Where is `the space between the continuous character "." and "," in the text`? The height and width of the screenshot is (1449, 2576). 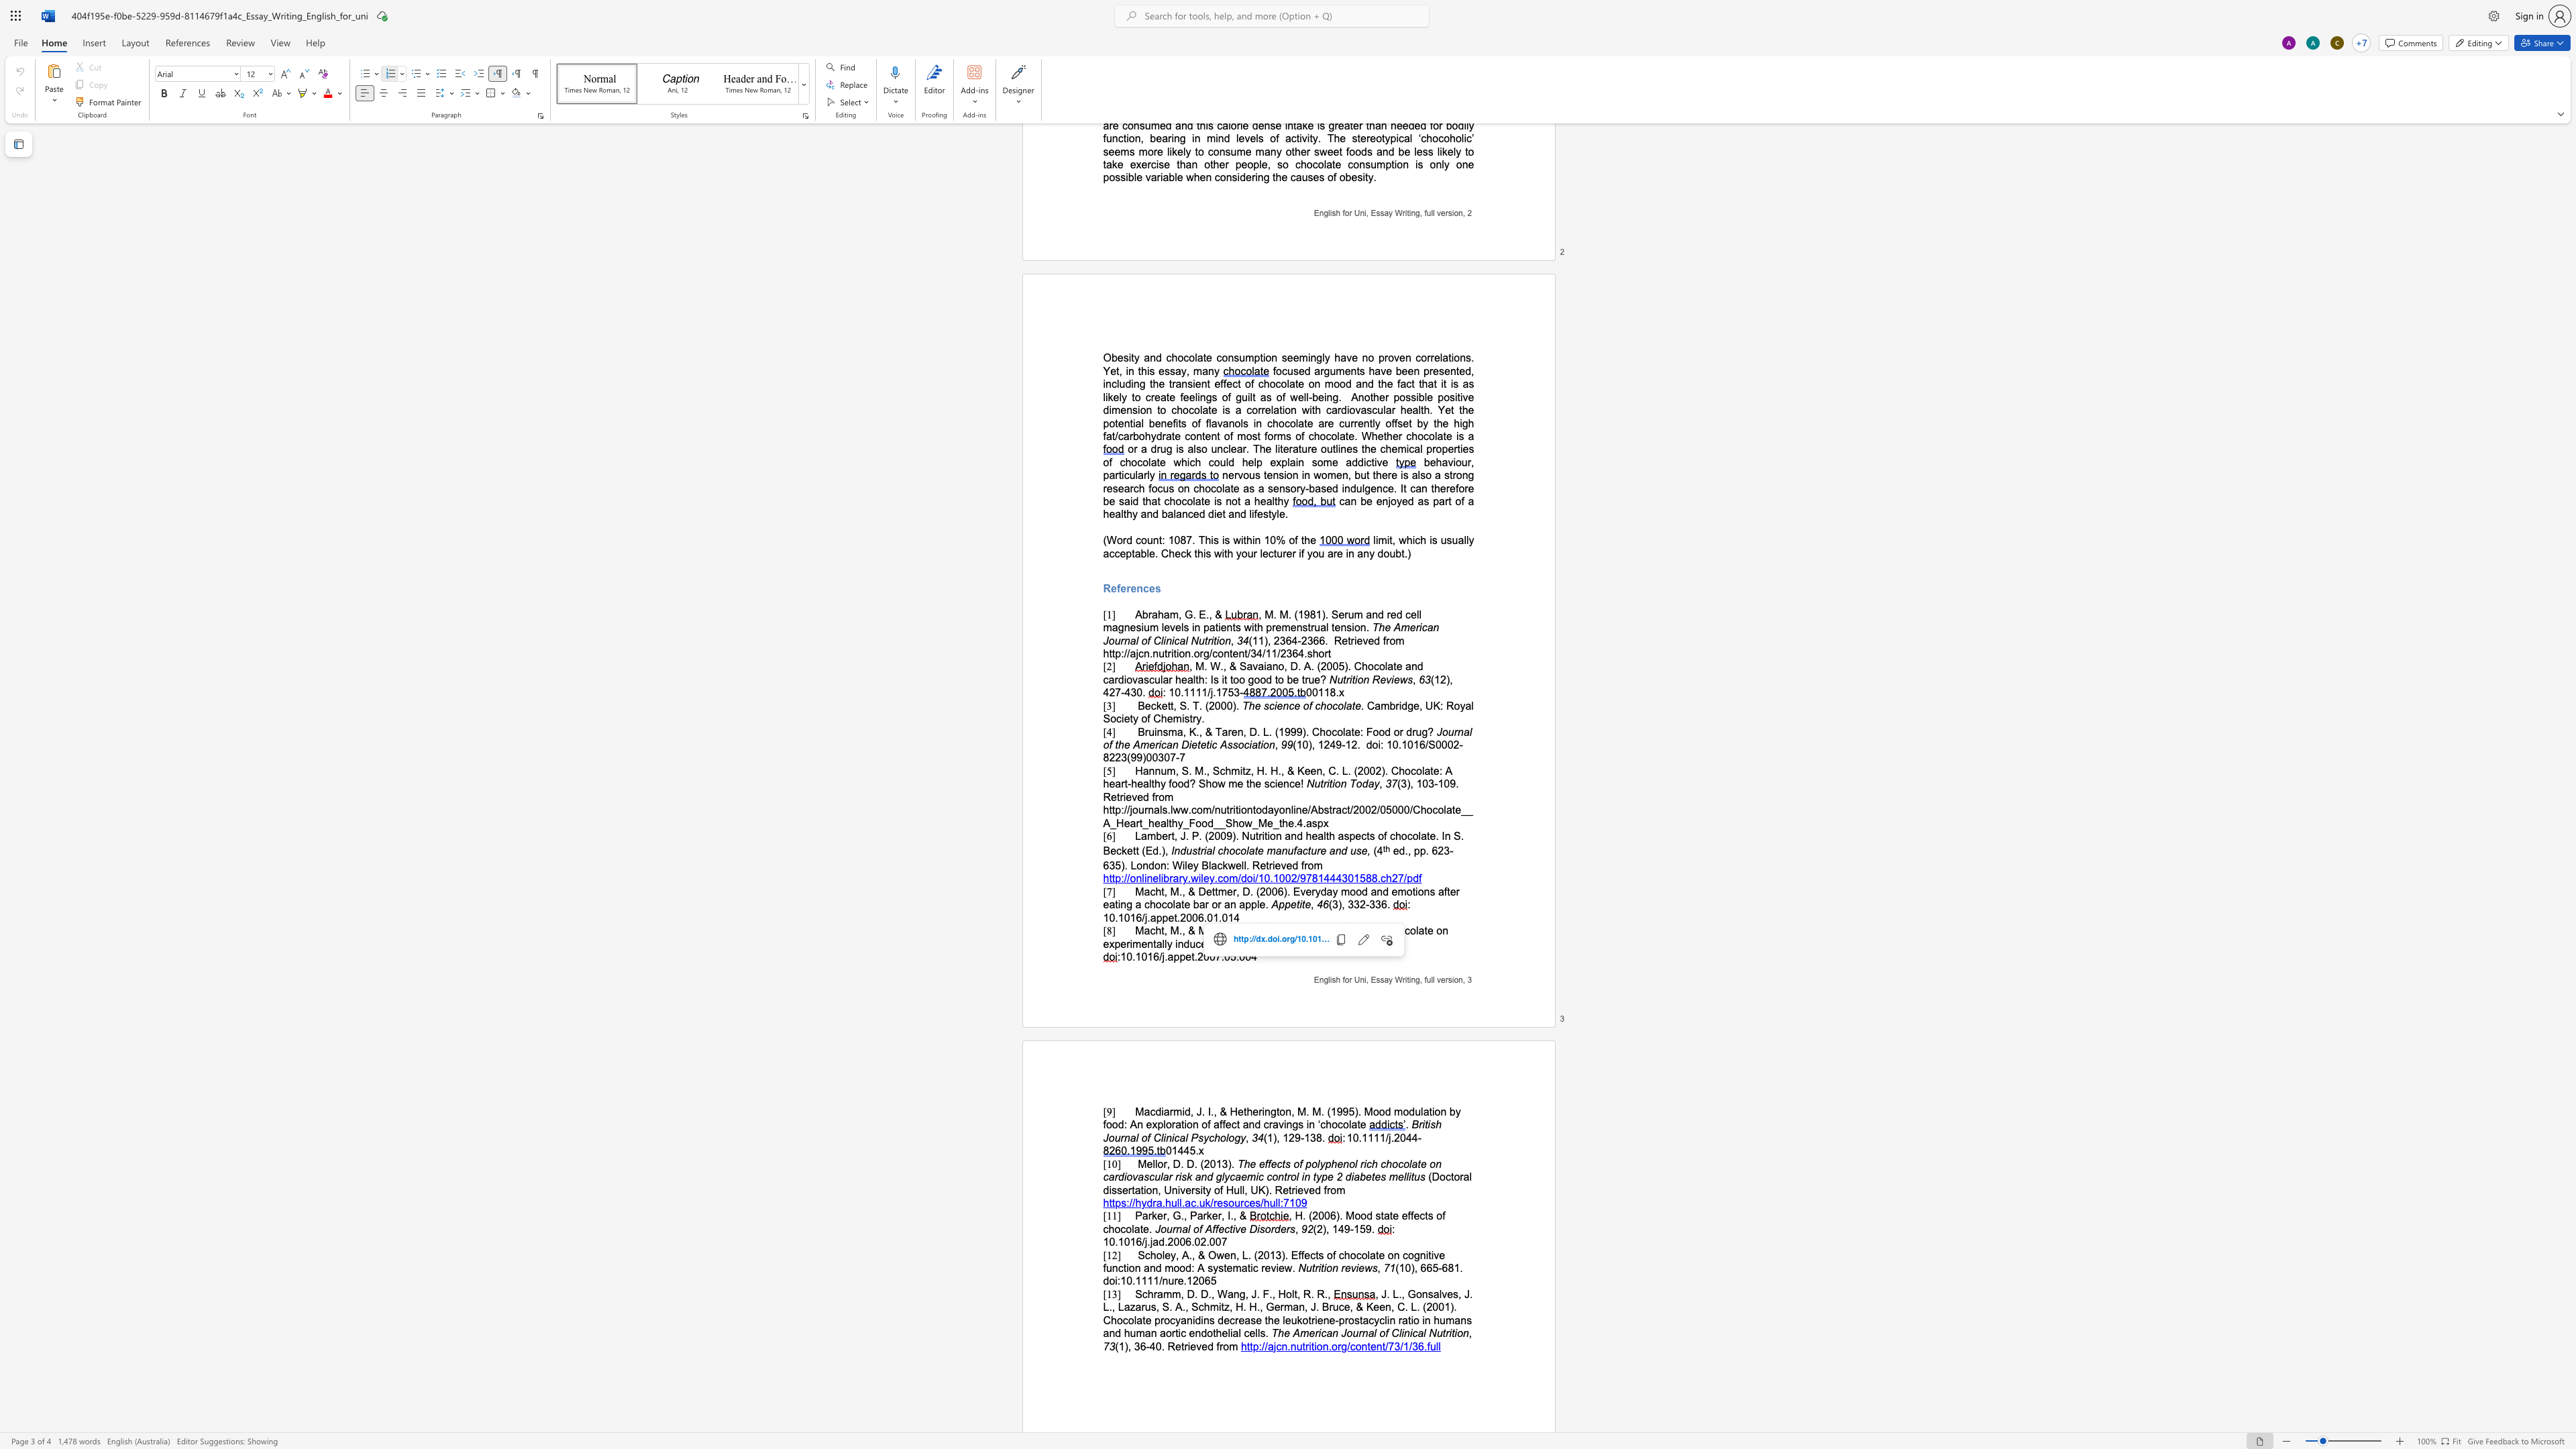
the space between the continuous character "." and "," in the text is located at coordinates (1181, 930).